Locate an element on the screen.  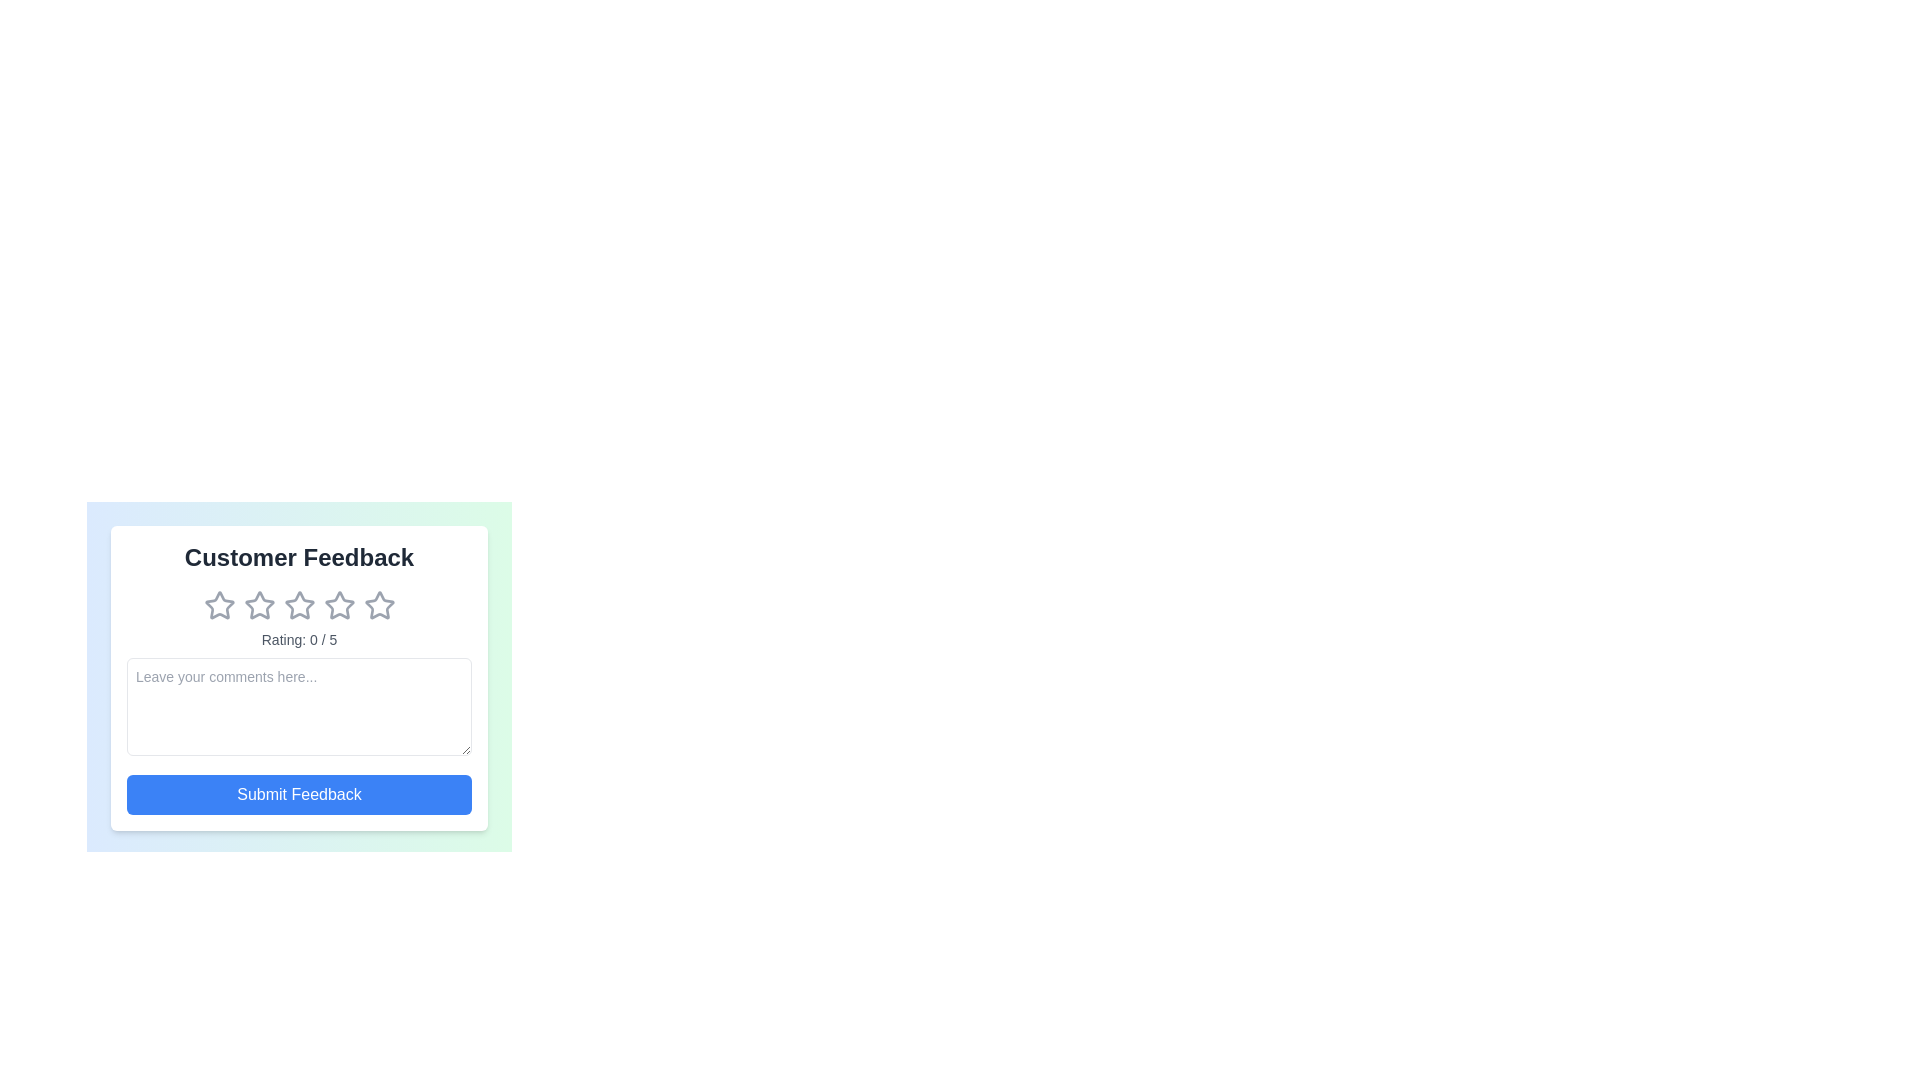
the comments field and type the desired text is located at coordinates (298, 705).